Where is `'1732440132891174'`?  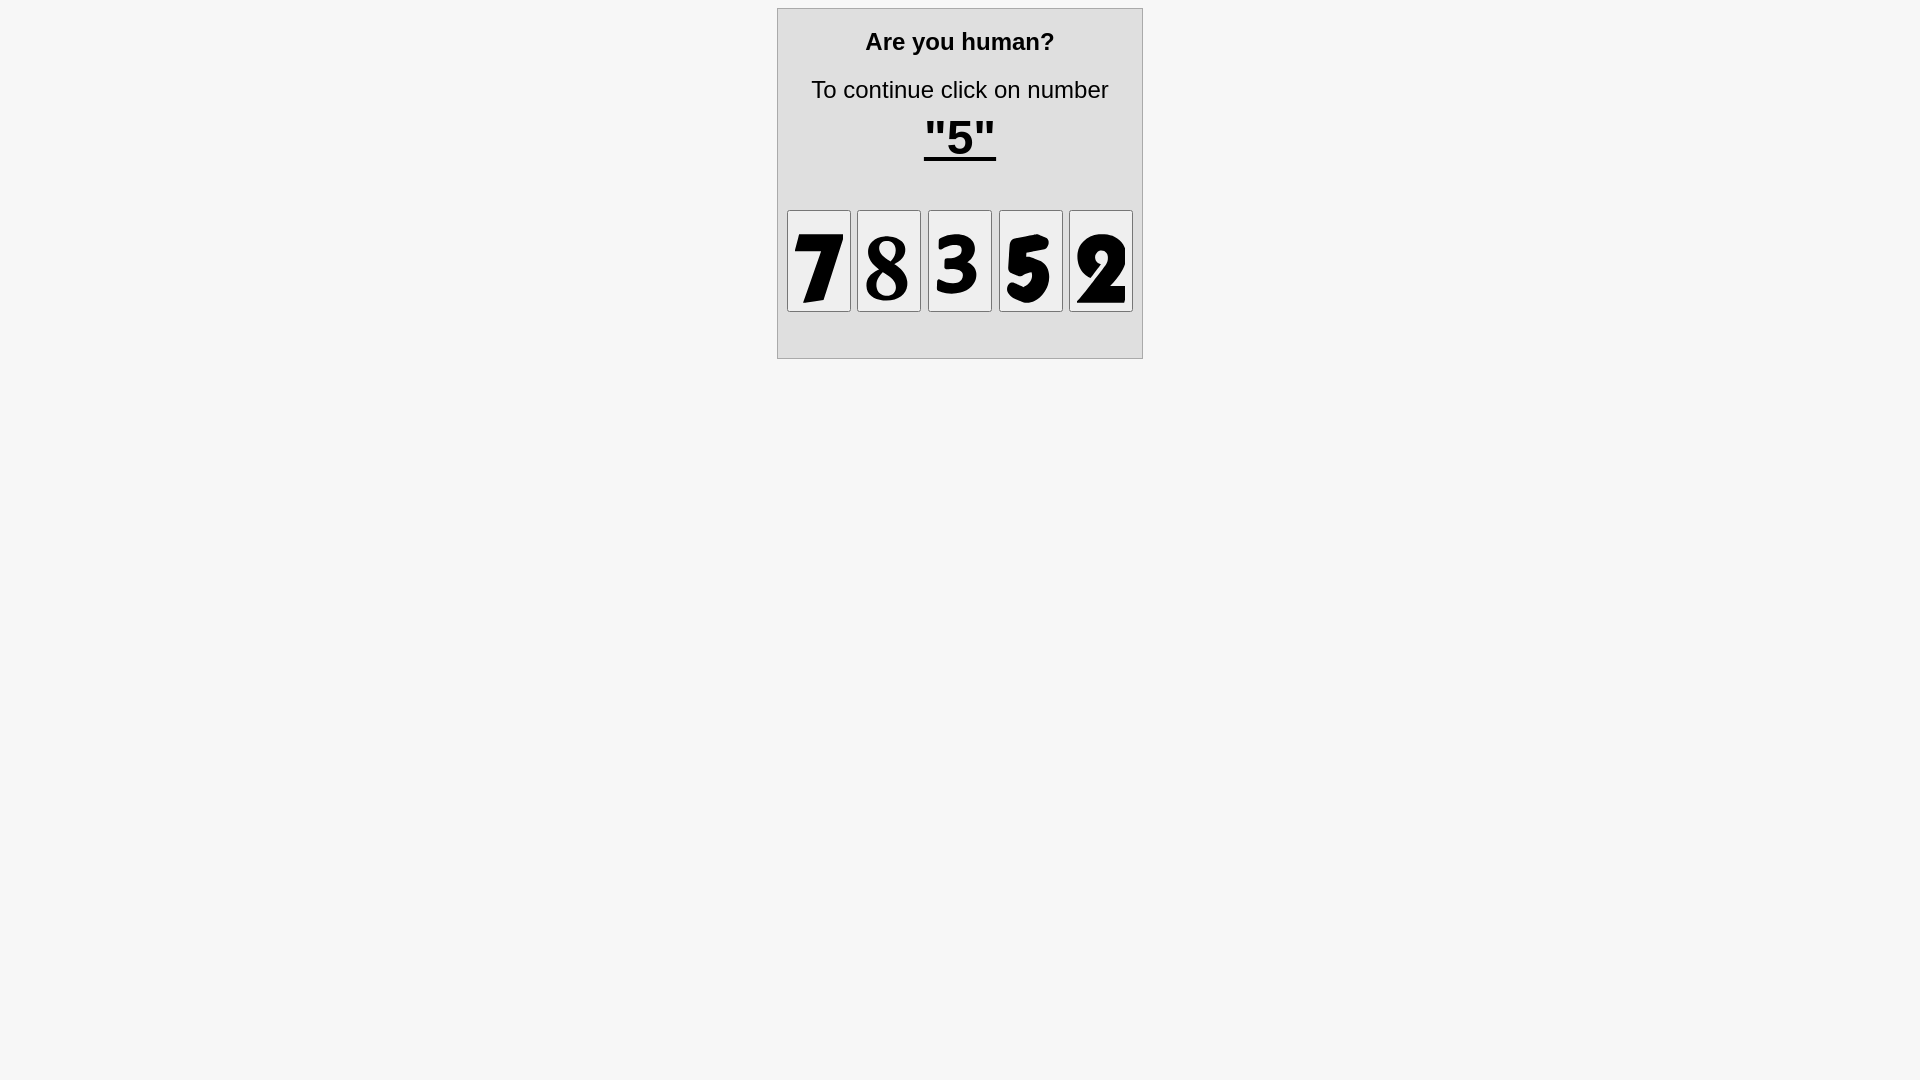
'1732440132891174' is located at coordinates (819, 260).